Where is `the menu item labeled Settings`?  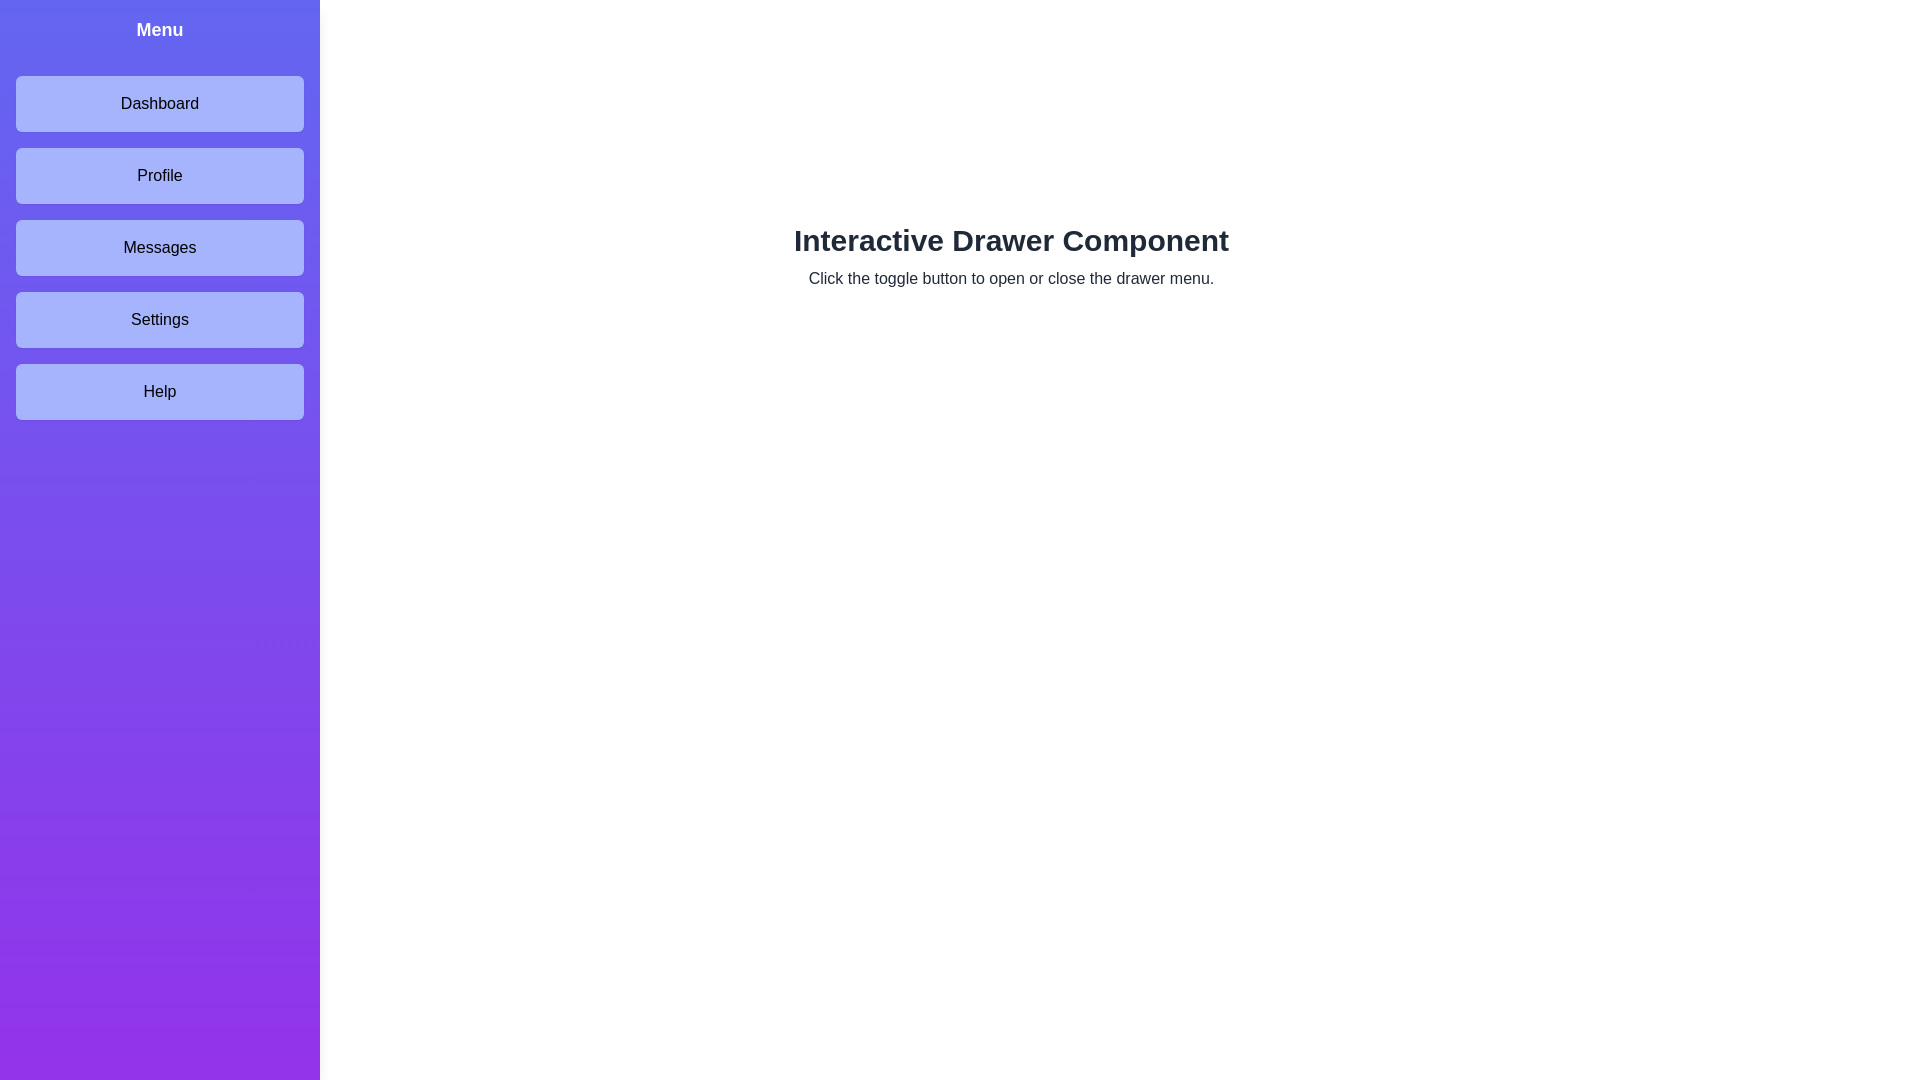 the menu item labeled Settings is located at coordinates (158, 319).